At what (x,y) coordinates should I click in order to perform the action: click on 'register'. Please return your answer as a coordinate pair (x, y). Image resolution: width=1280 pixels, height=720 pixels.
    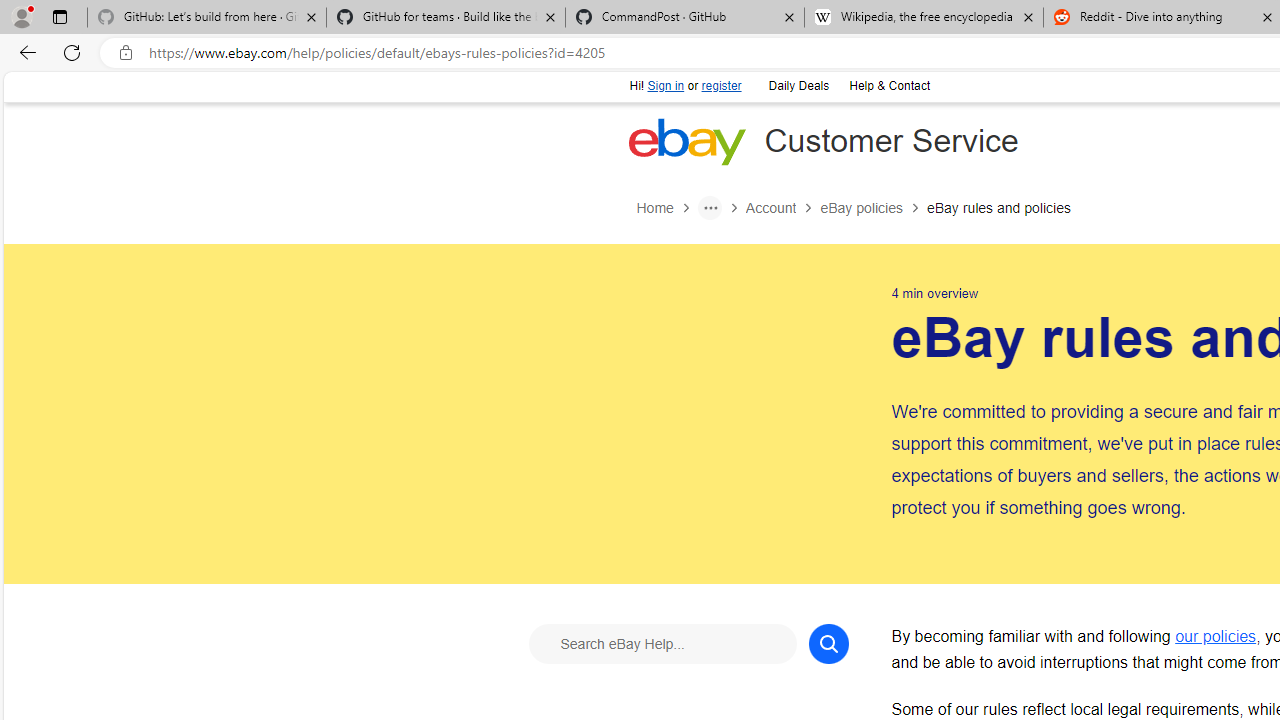
    Looking at the image, I should click on (720, 85).